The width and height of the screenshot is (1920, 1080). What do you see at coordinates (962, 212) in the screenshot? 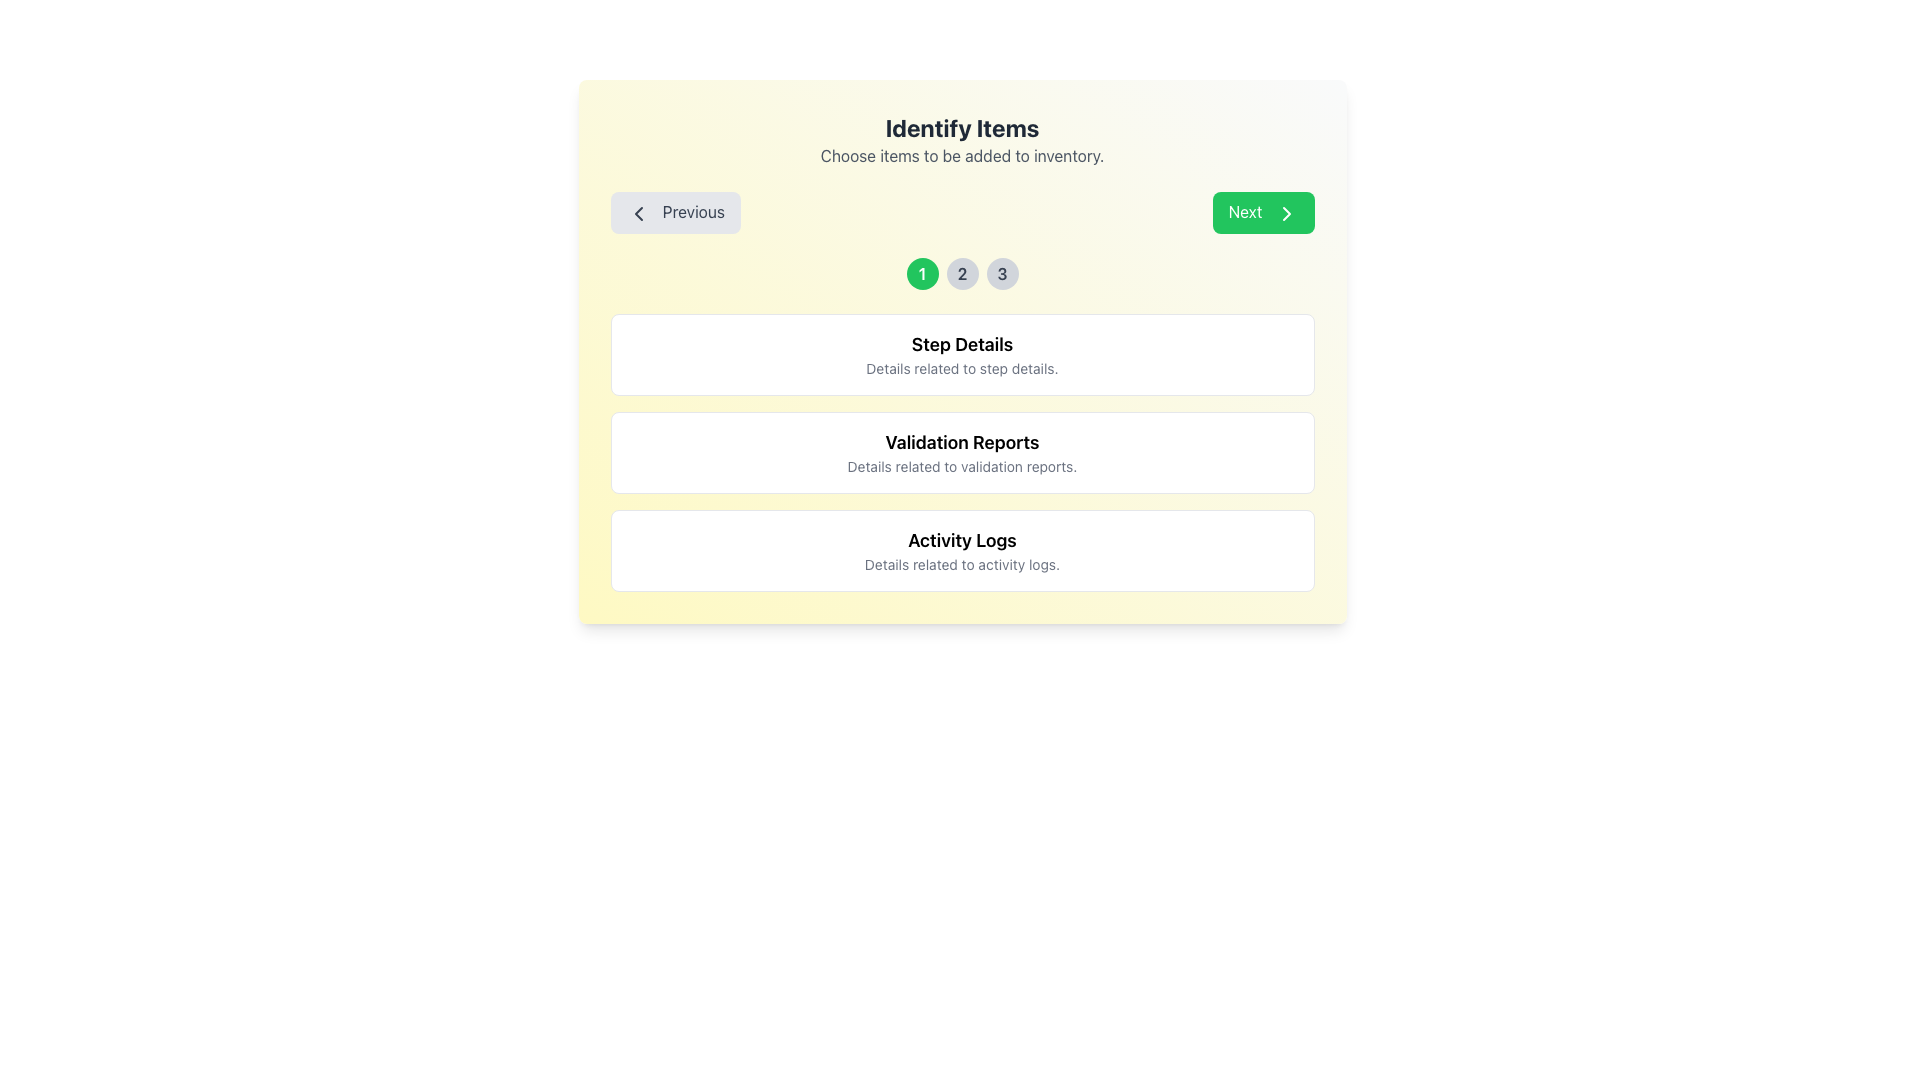
I see `the 'Previous' button on the dual-button navigation control` at bounding box center [962, 212].